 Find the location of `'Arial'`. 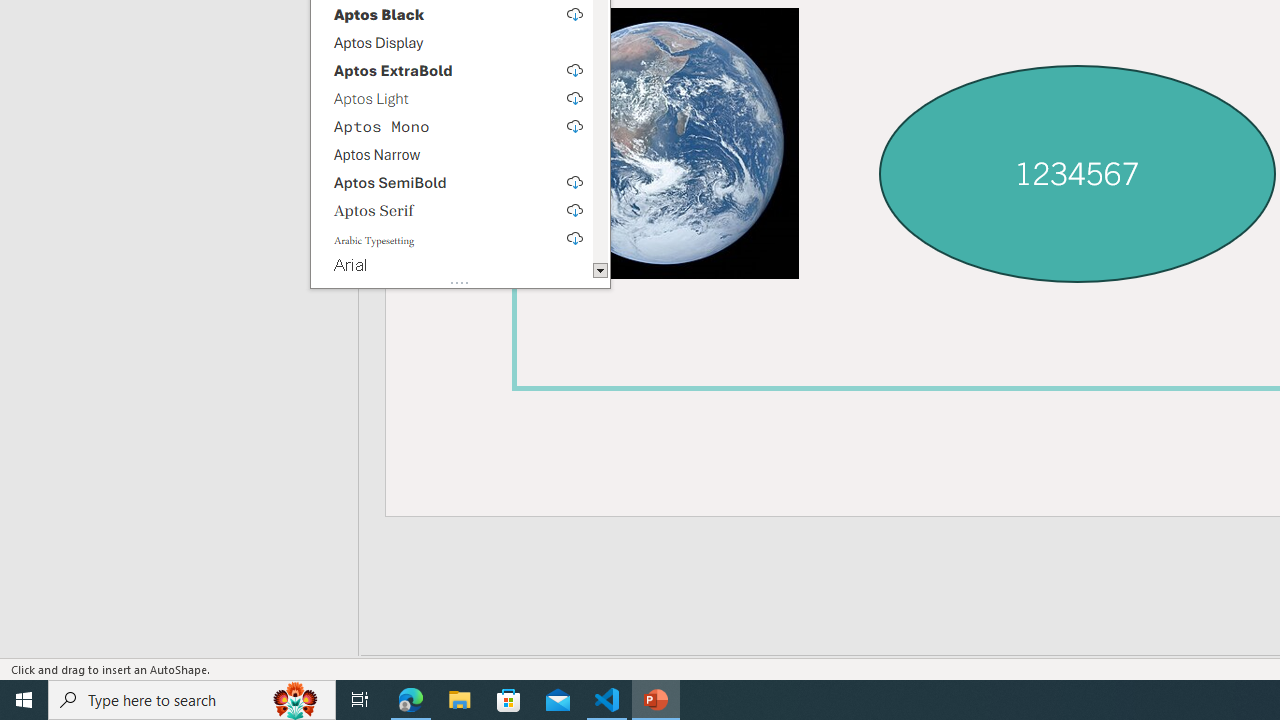

'Arial' is located at coordinates (450, 265).